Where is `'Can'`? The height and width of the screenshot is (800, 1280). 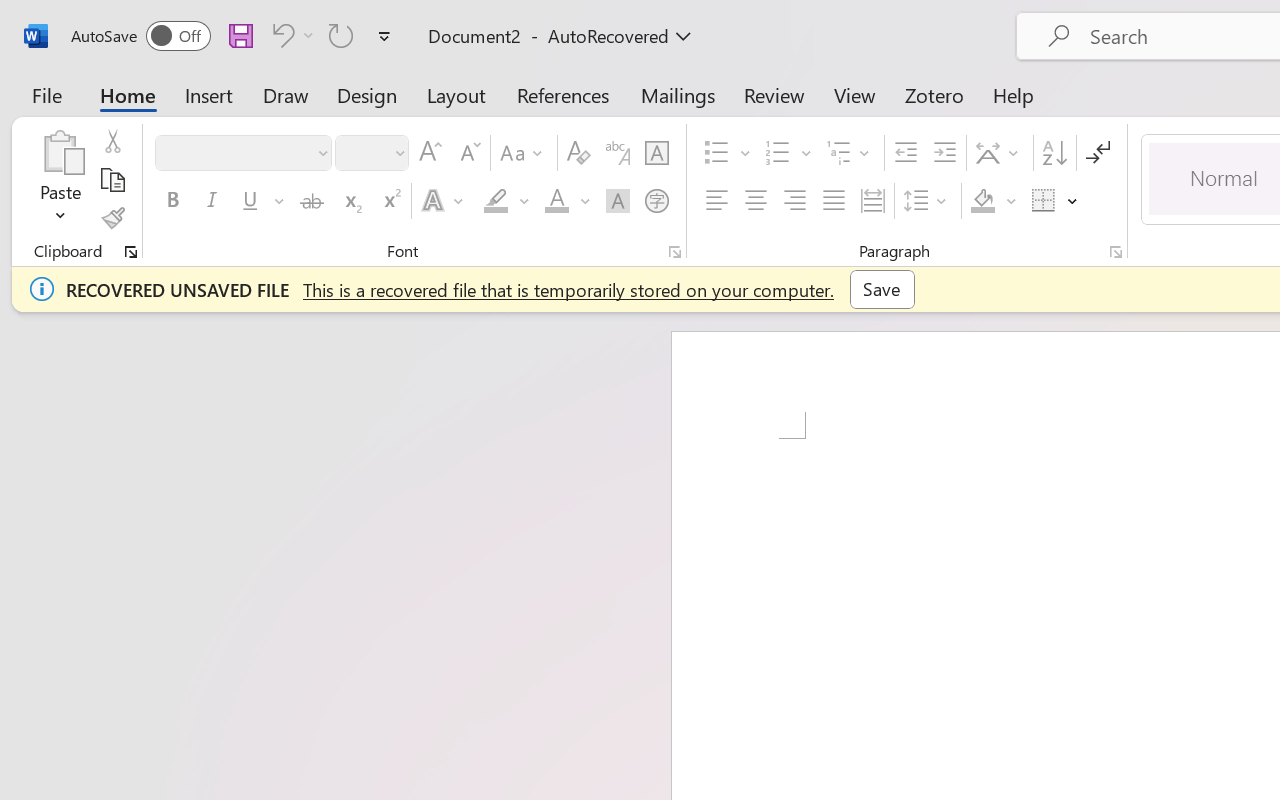
'Can' is located at coordinates (289, 34).